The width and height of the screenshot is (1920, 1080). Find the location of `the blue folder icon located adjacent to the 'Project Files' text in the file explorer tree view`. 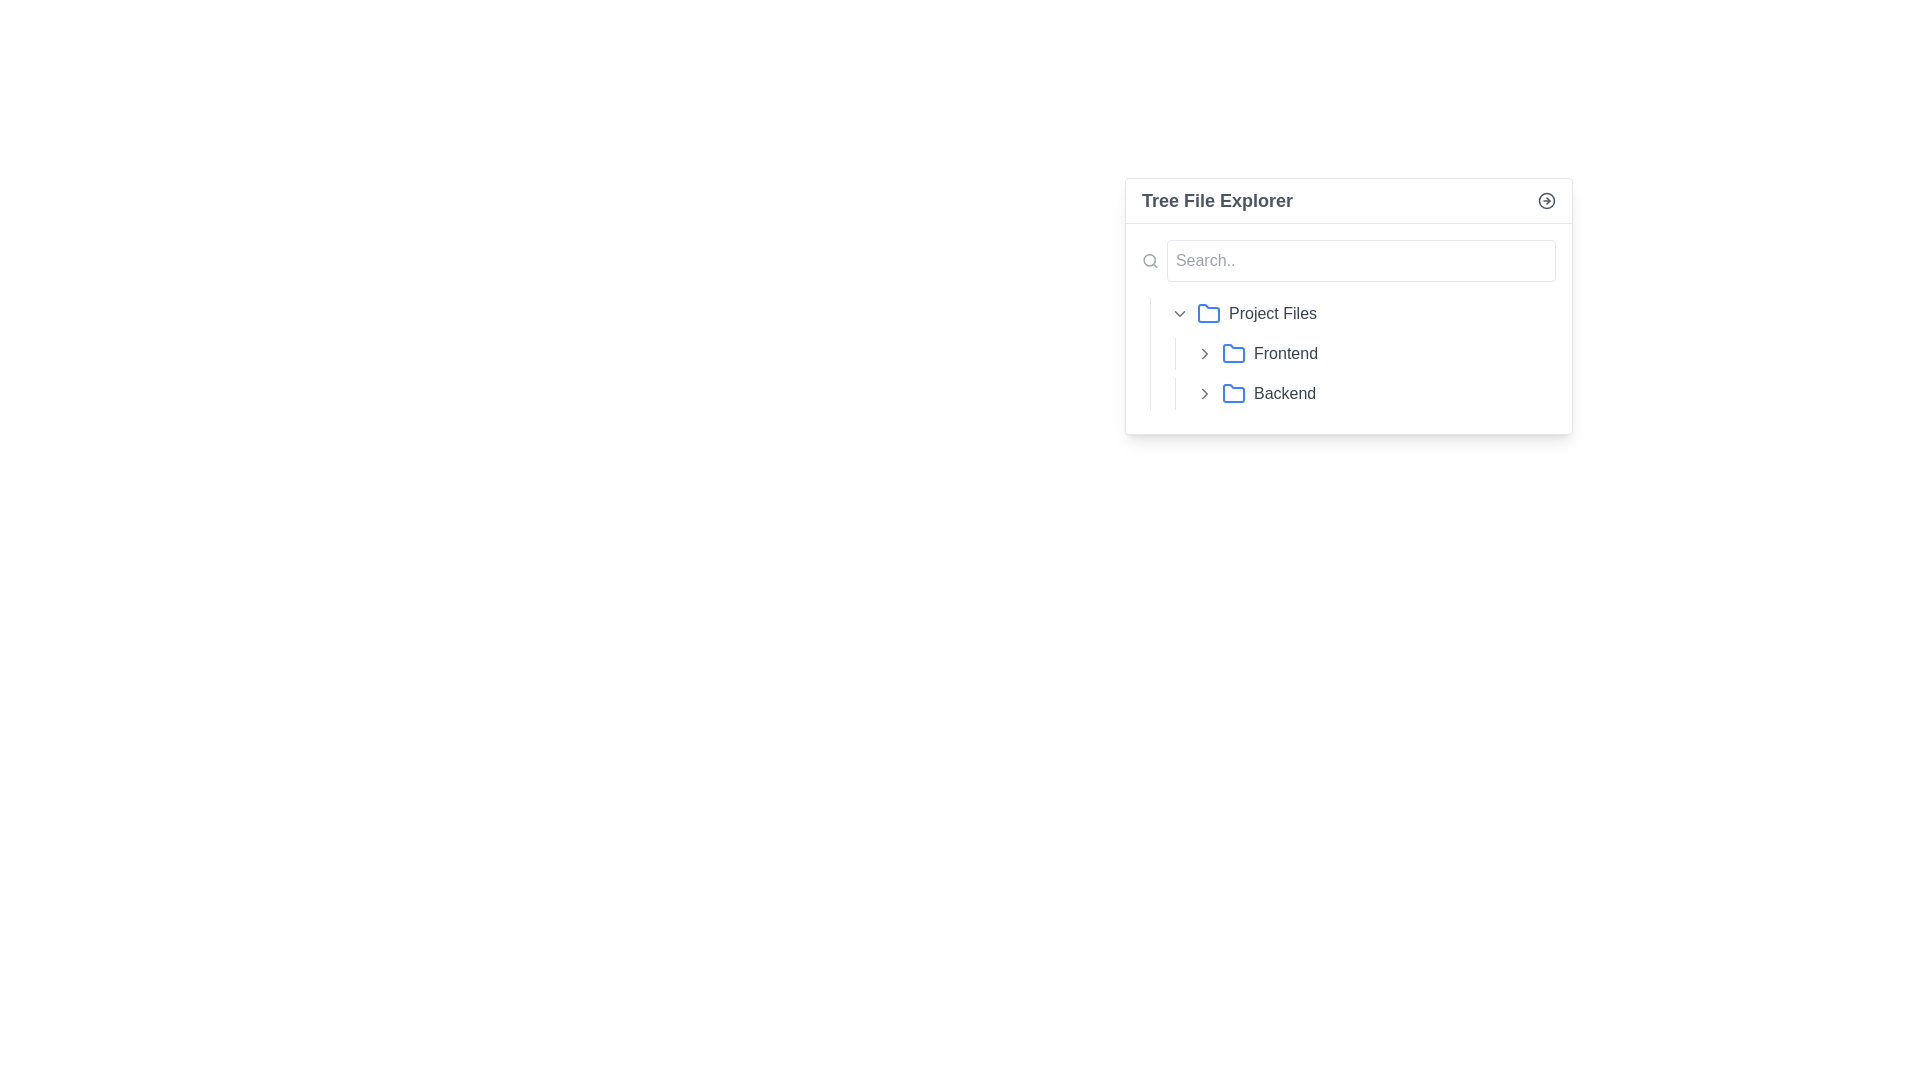

the blue folder icon located adjacent to the 'Project Files' text in the file explorer tree view is located at coordinates (1208, 313).